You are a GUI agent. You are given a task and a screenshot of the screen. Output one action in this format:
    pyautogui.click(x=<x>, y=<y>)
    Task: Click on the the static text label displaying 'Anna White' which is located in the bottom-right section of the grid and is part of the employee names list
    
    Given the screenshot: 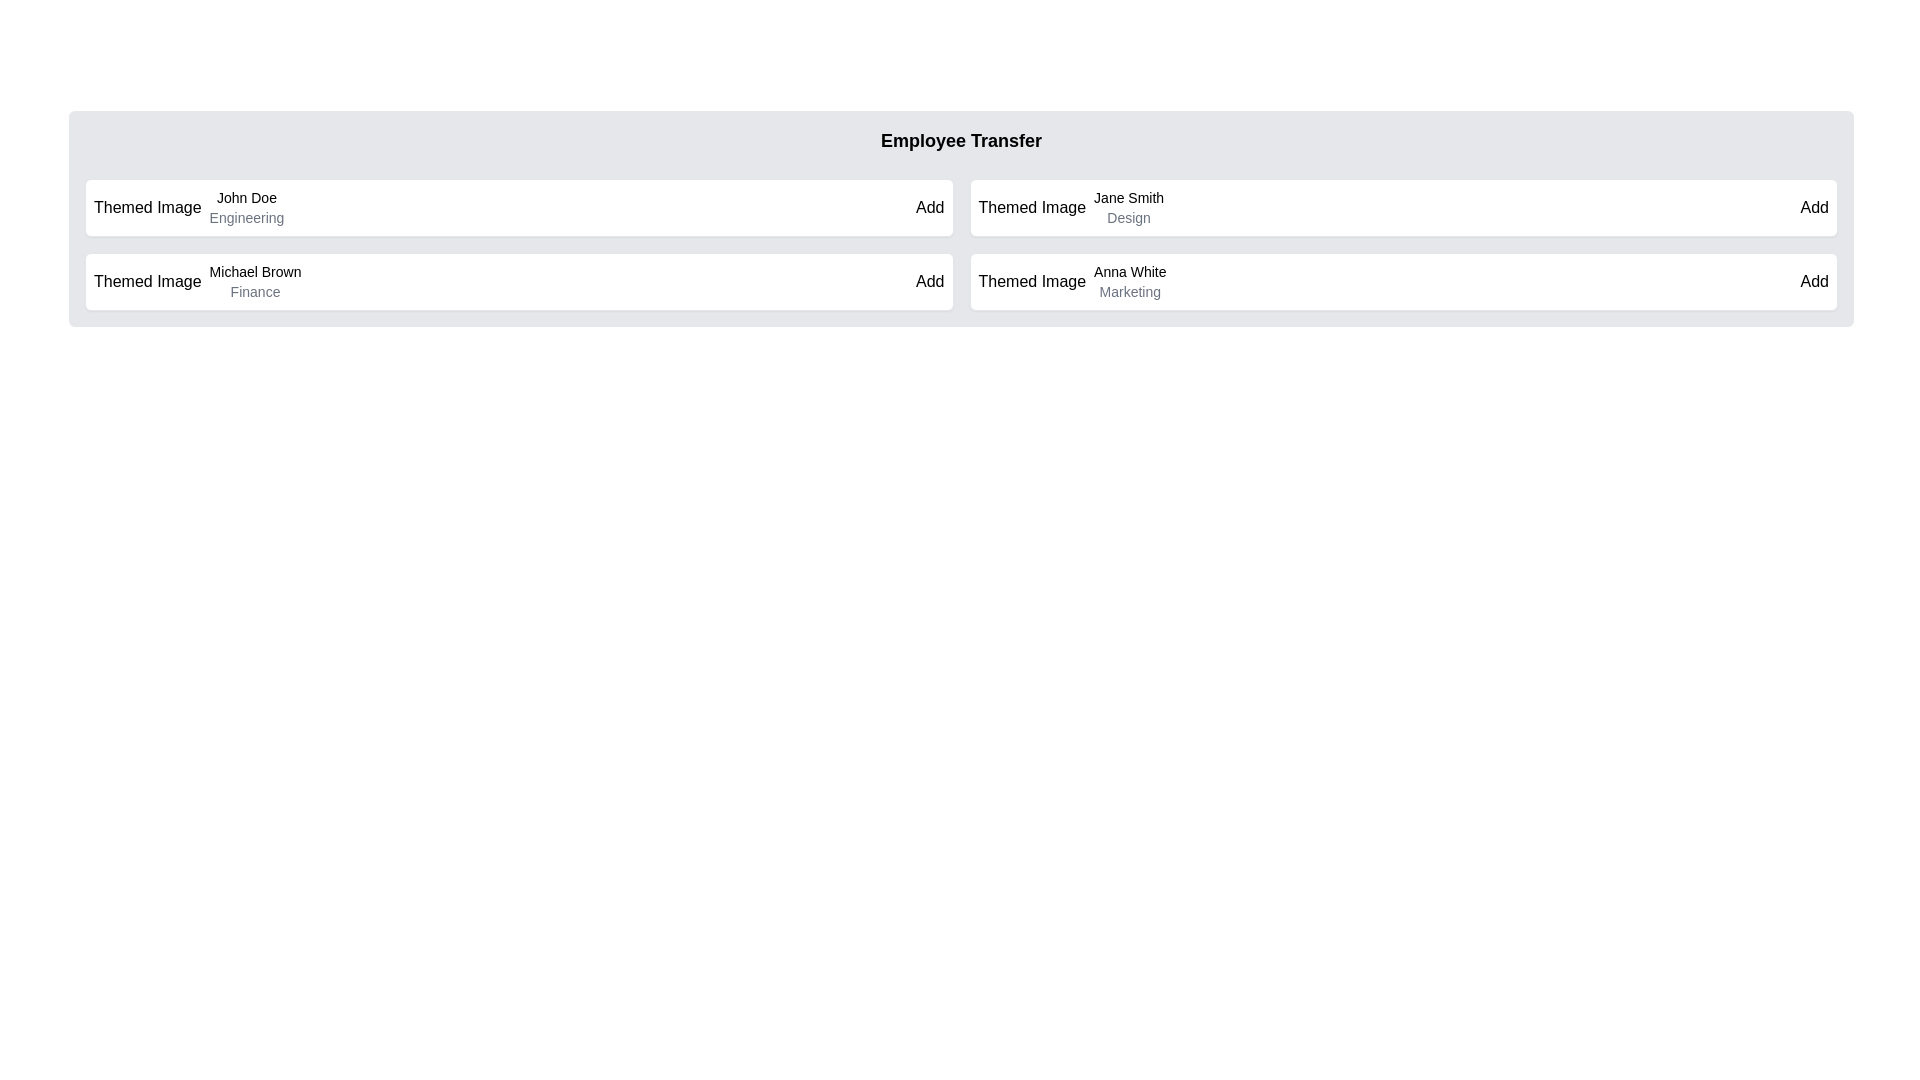 What is the action you would take?
    pyautogui.click(x=1130, y=272)
    